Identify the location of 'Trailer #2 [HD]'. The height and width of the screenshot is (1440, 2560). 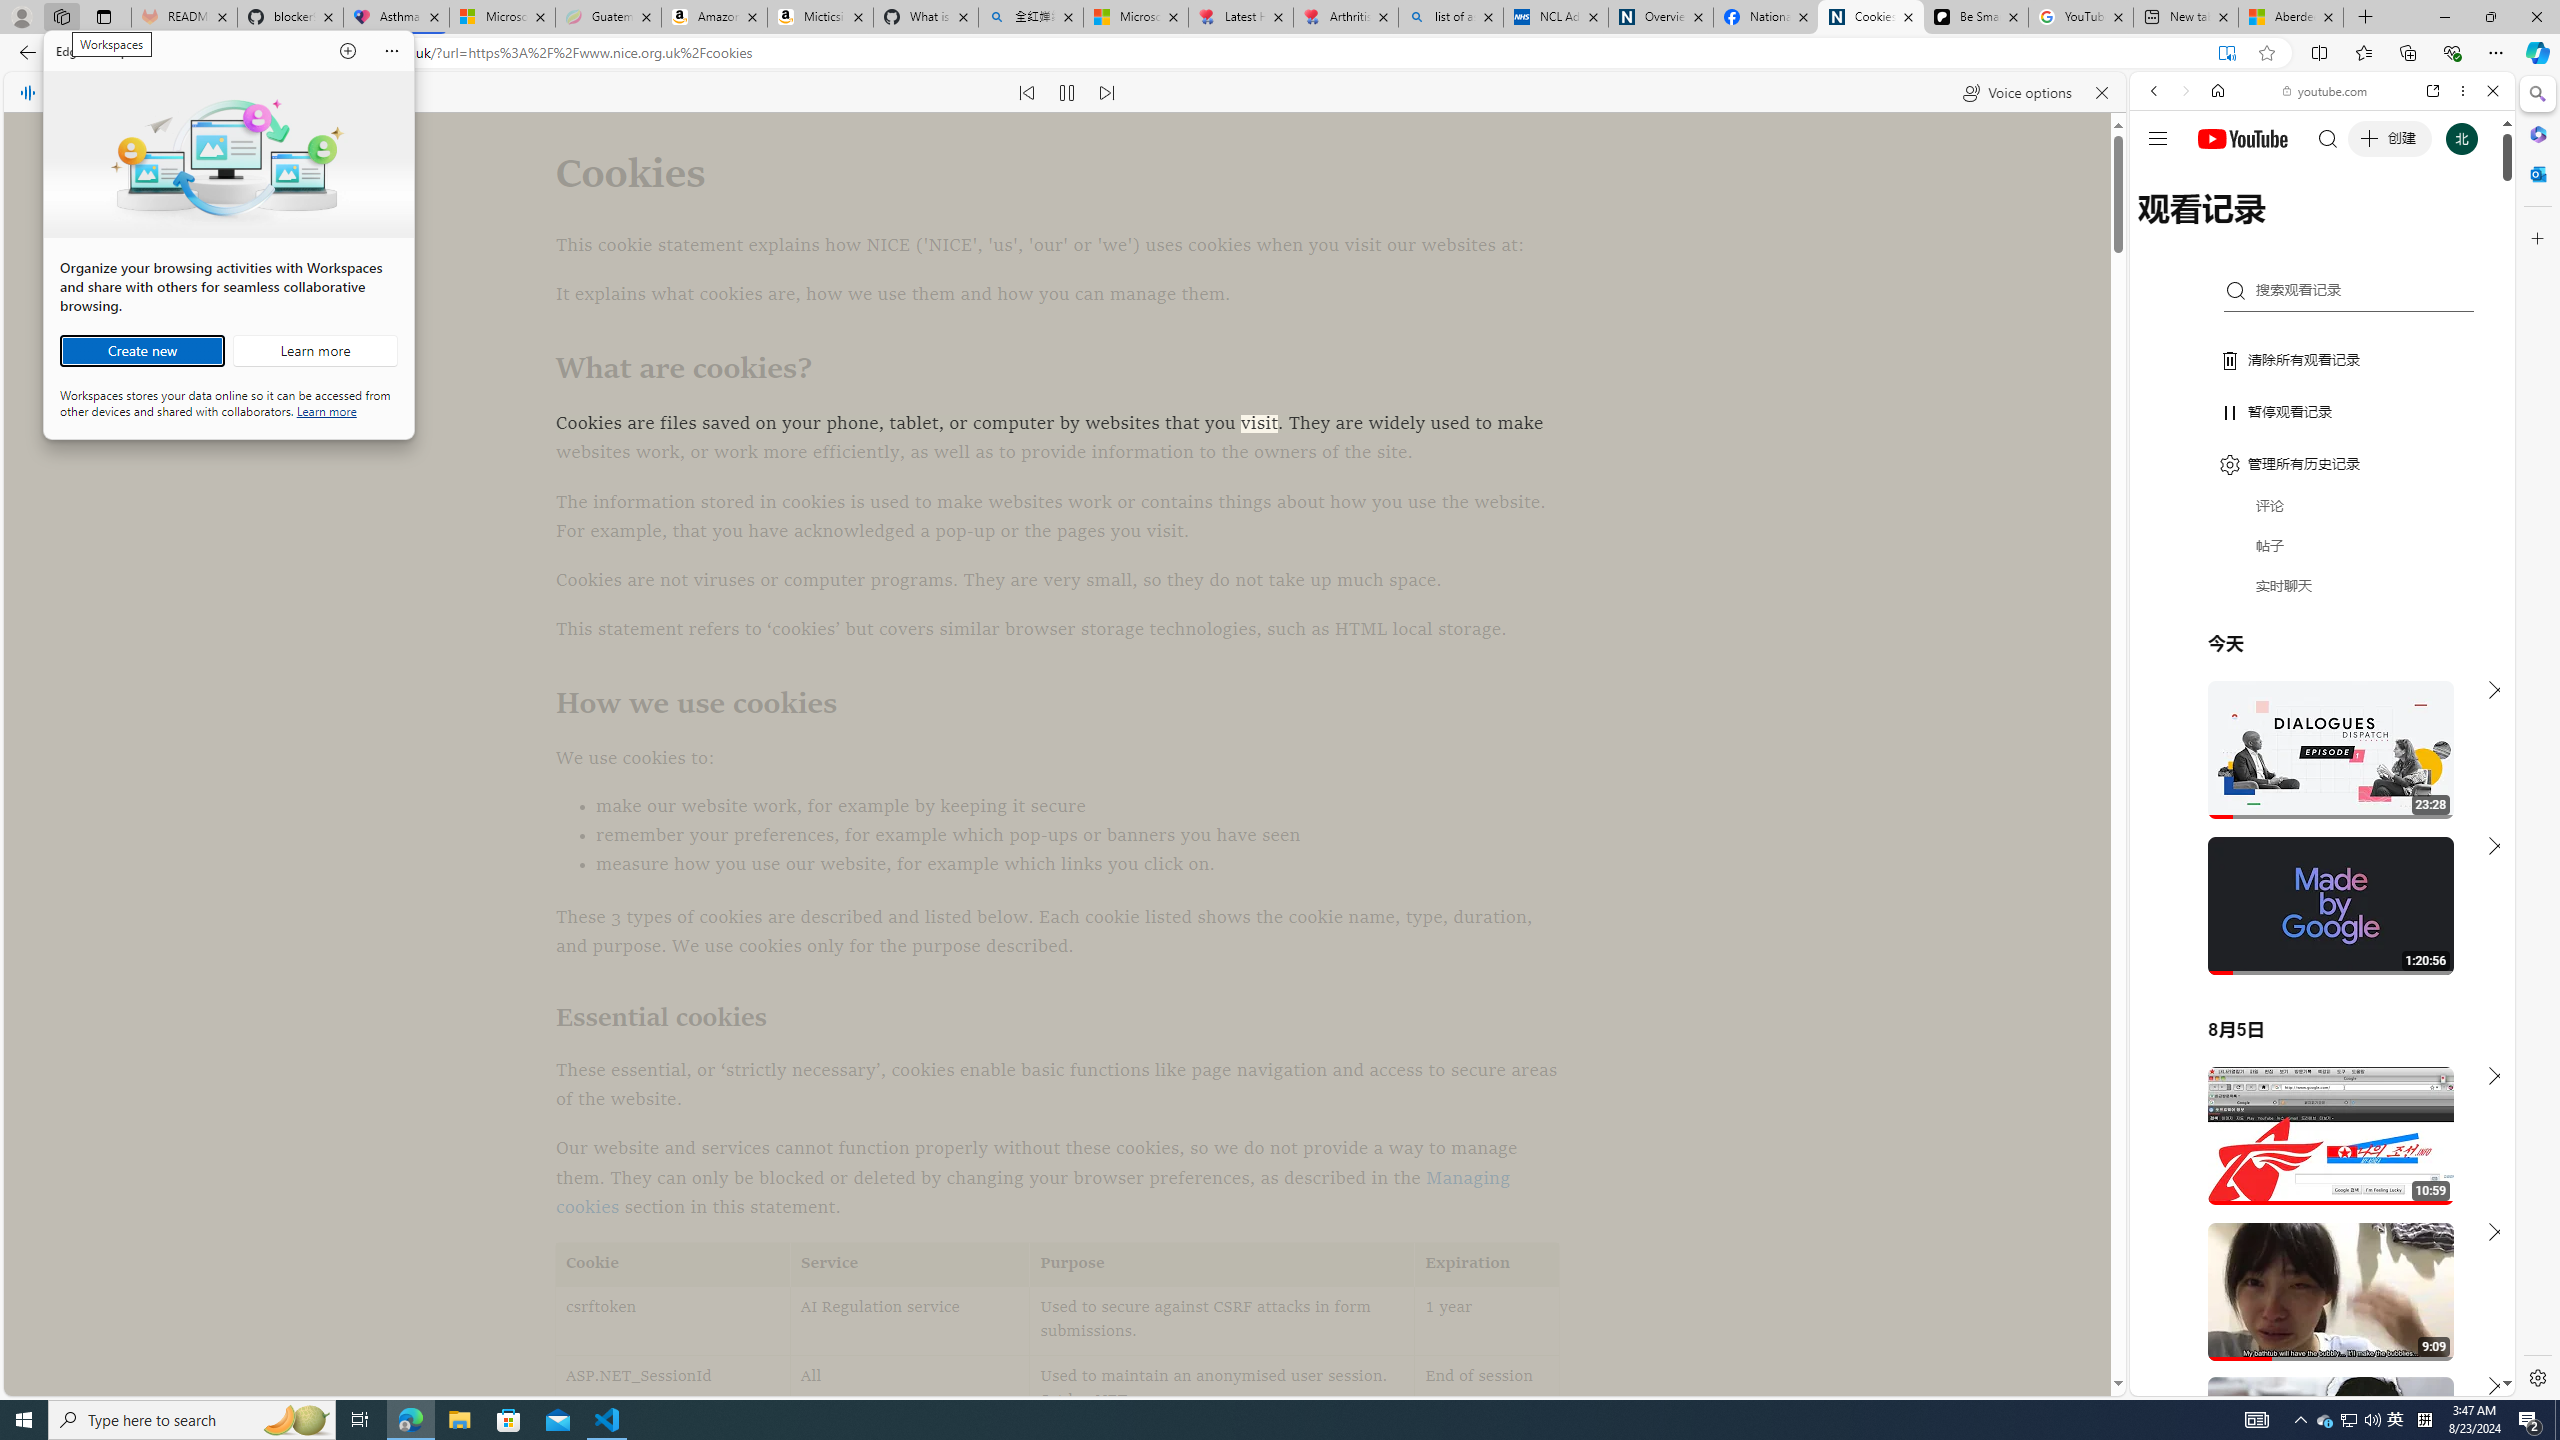
(2320, 591).